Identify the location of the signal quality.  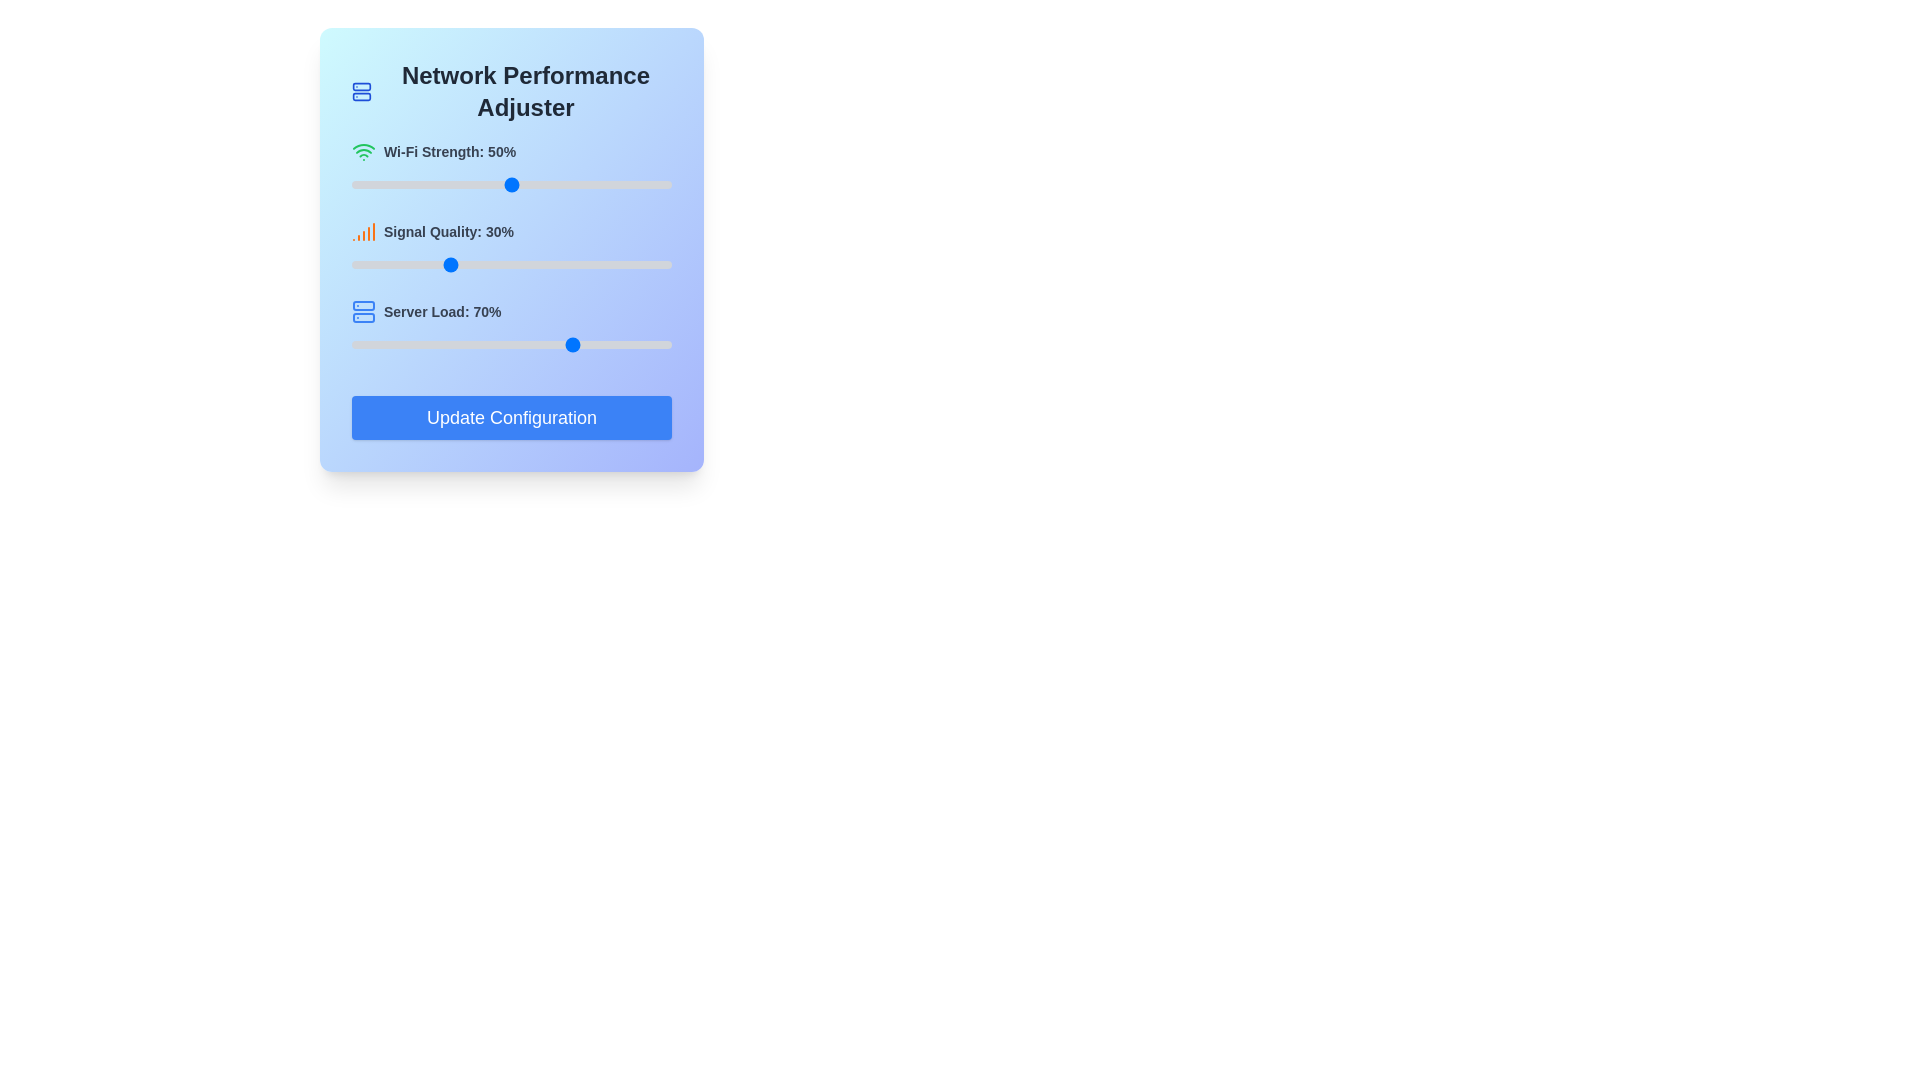
(594, 264).